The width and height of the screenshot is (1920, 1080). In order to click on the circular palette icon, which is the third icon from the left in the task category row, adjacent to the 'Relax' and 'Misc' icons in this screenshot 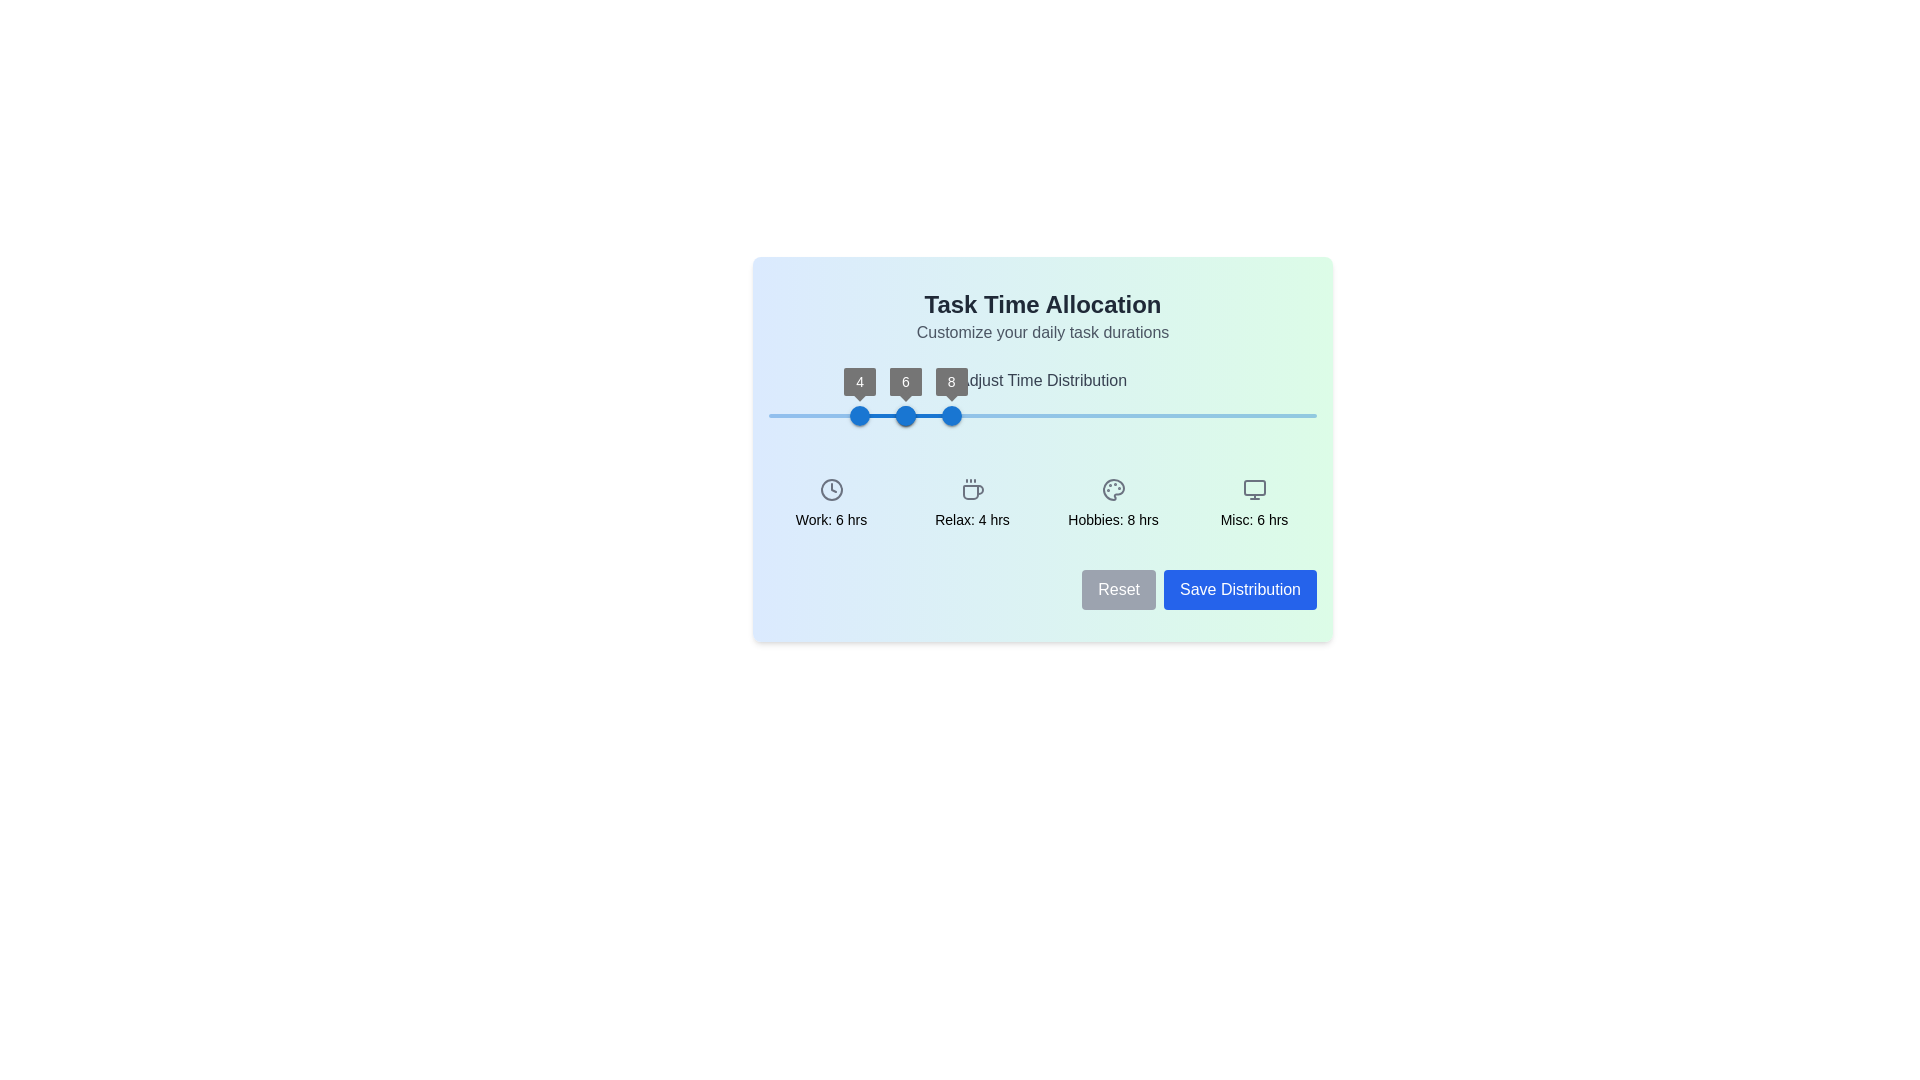, I will do `click(1112, 489)`.